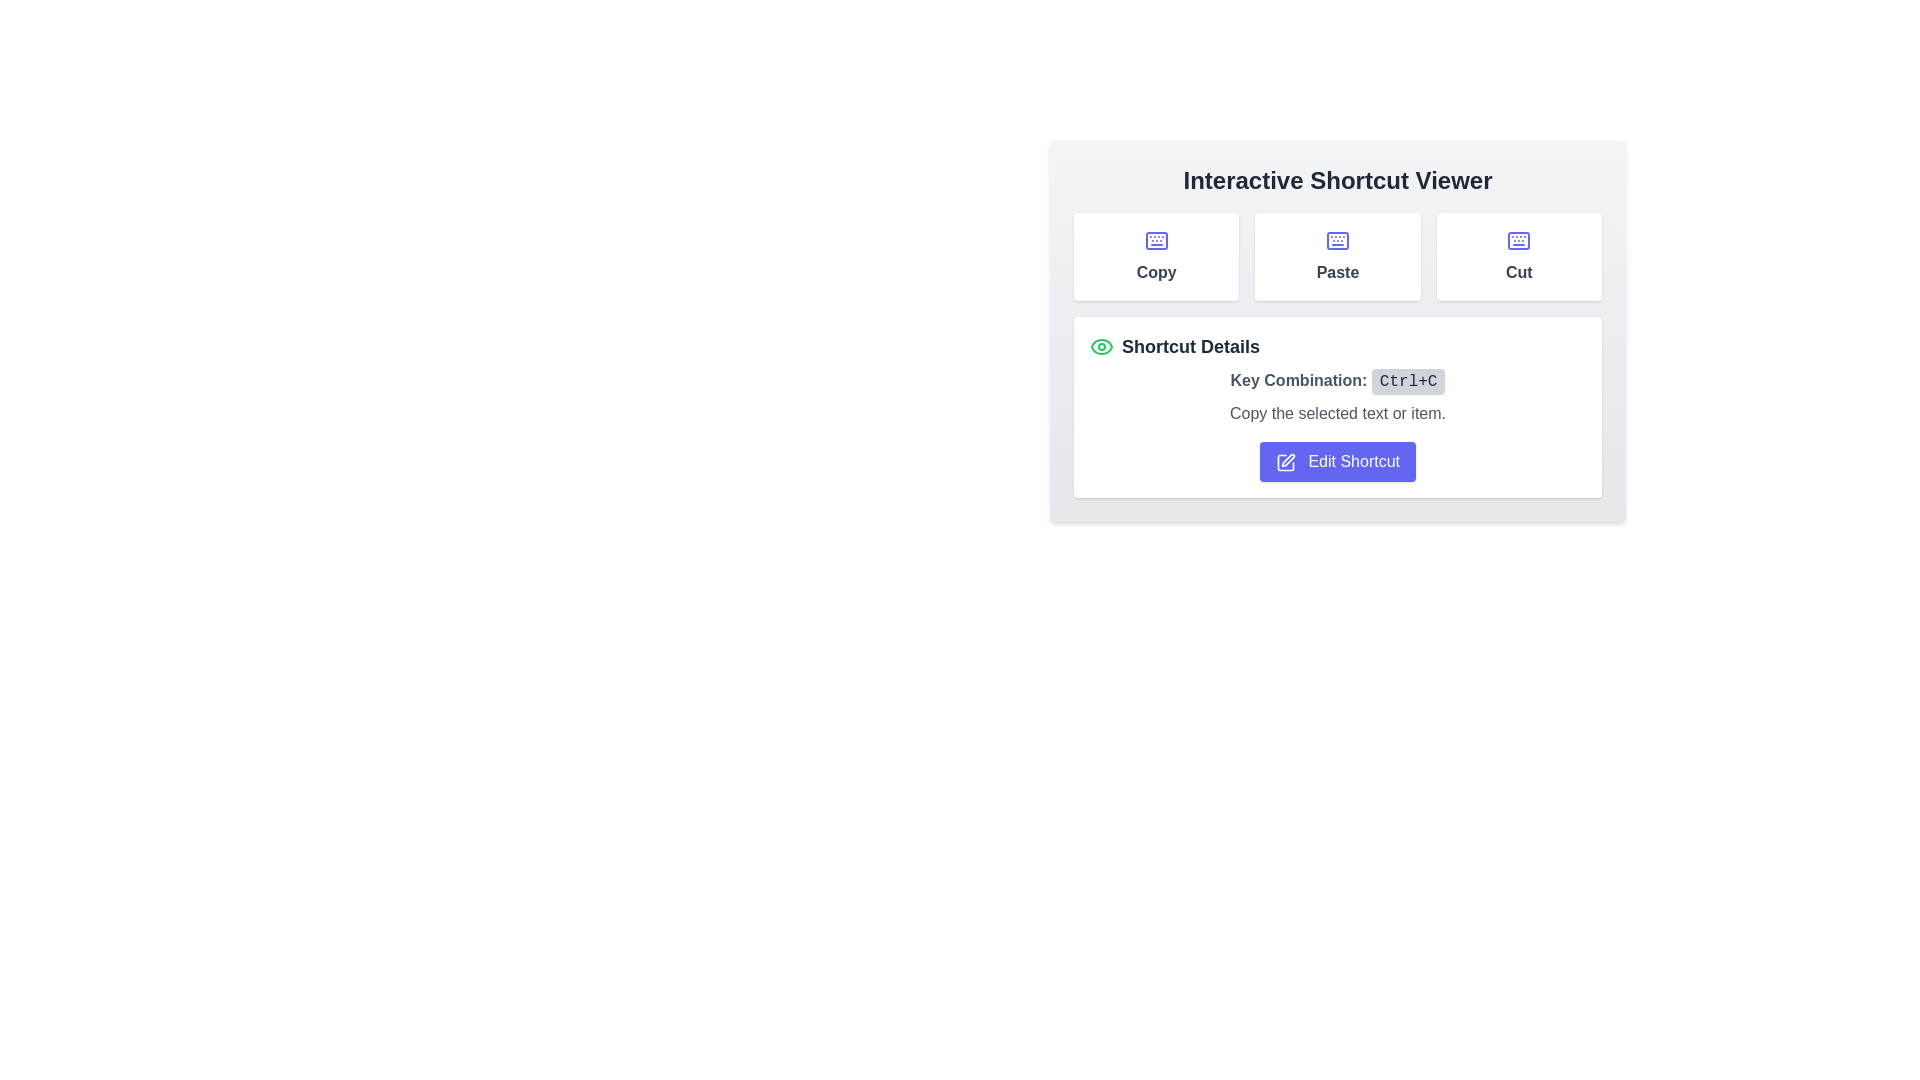 Image resolution: width=1920 pixels, height=1080 pixels. Describe the element at coordinates (1338, 412) in the screenshot. I see `the descriptive label located in the 'Shortcut Details' section, below the 'Key Combination: Ctrl+C' text and above the 'Edit Shortcut' button` at that location.